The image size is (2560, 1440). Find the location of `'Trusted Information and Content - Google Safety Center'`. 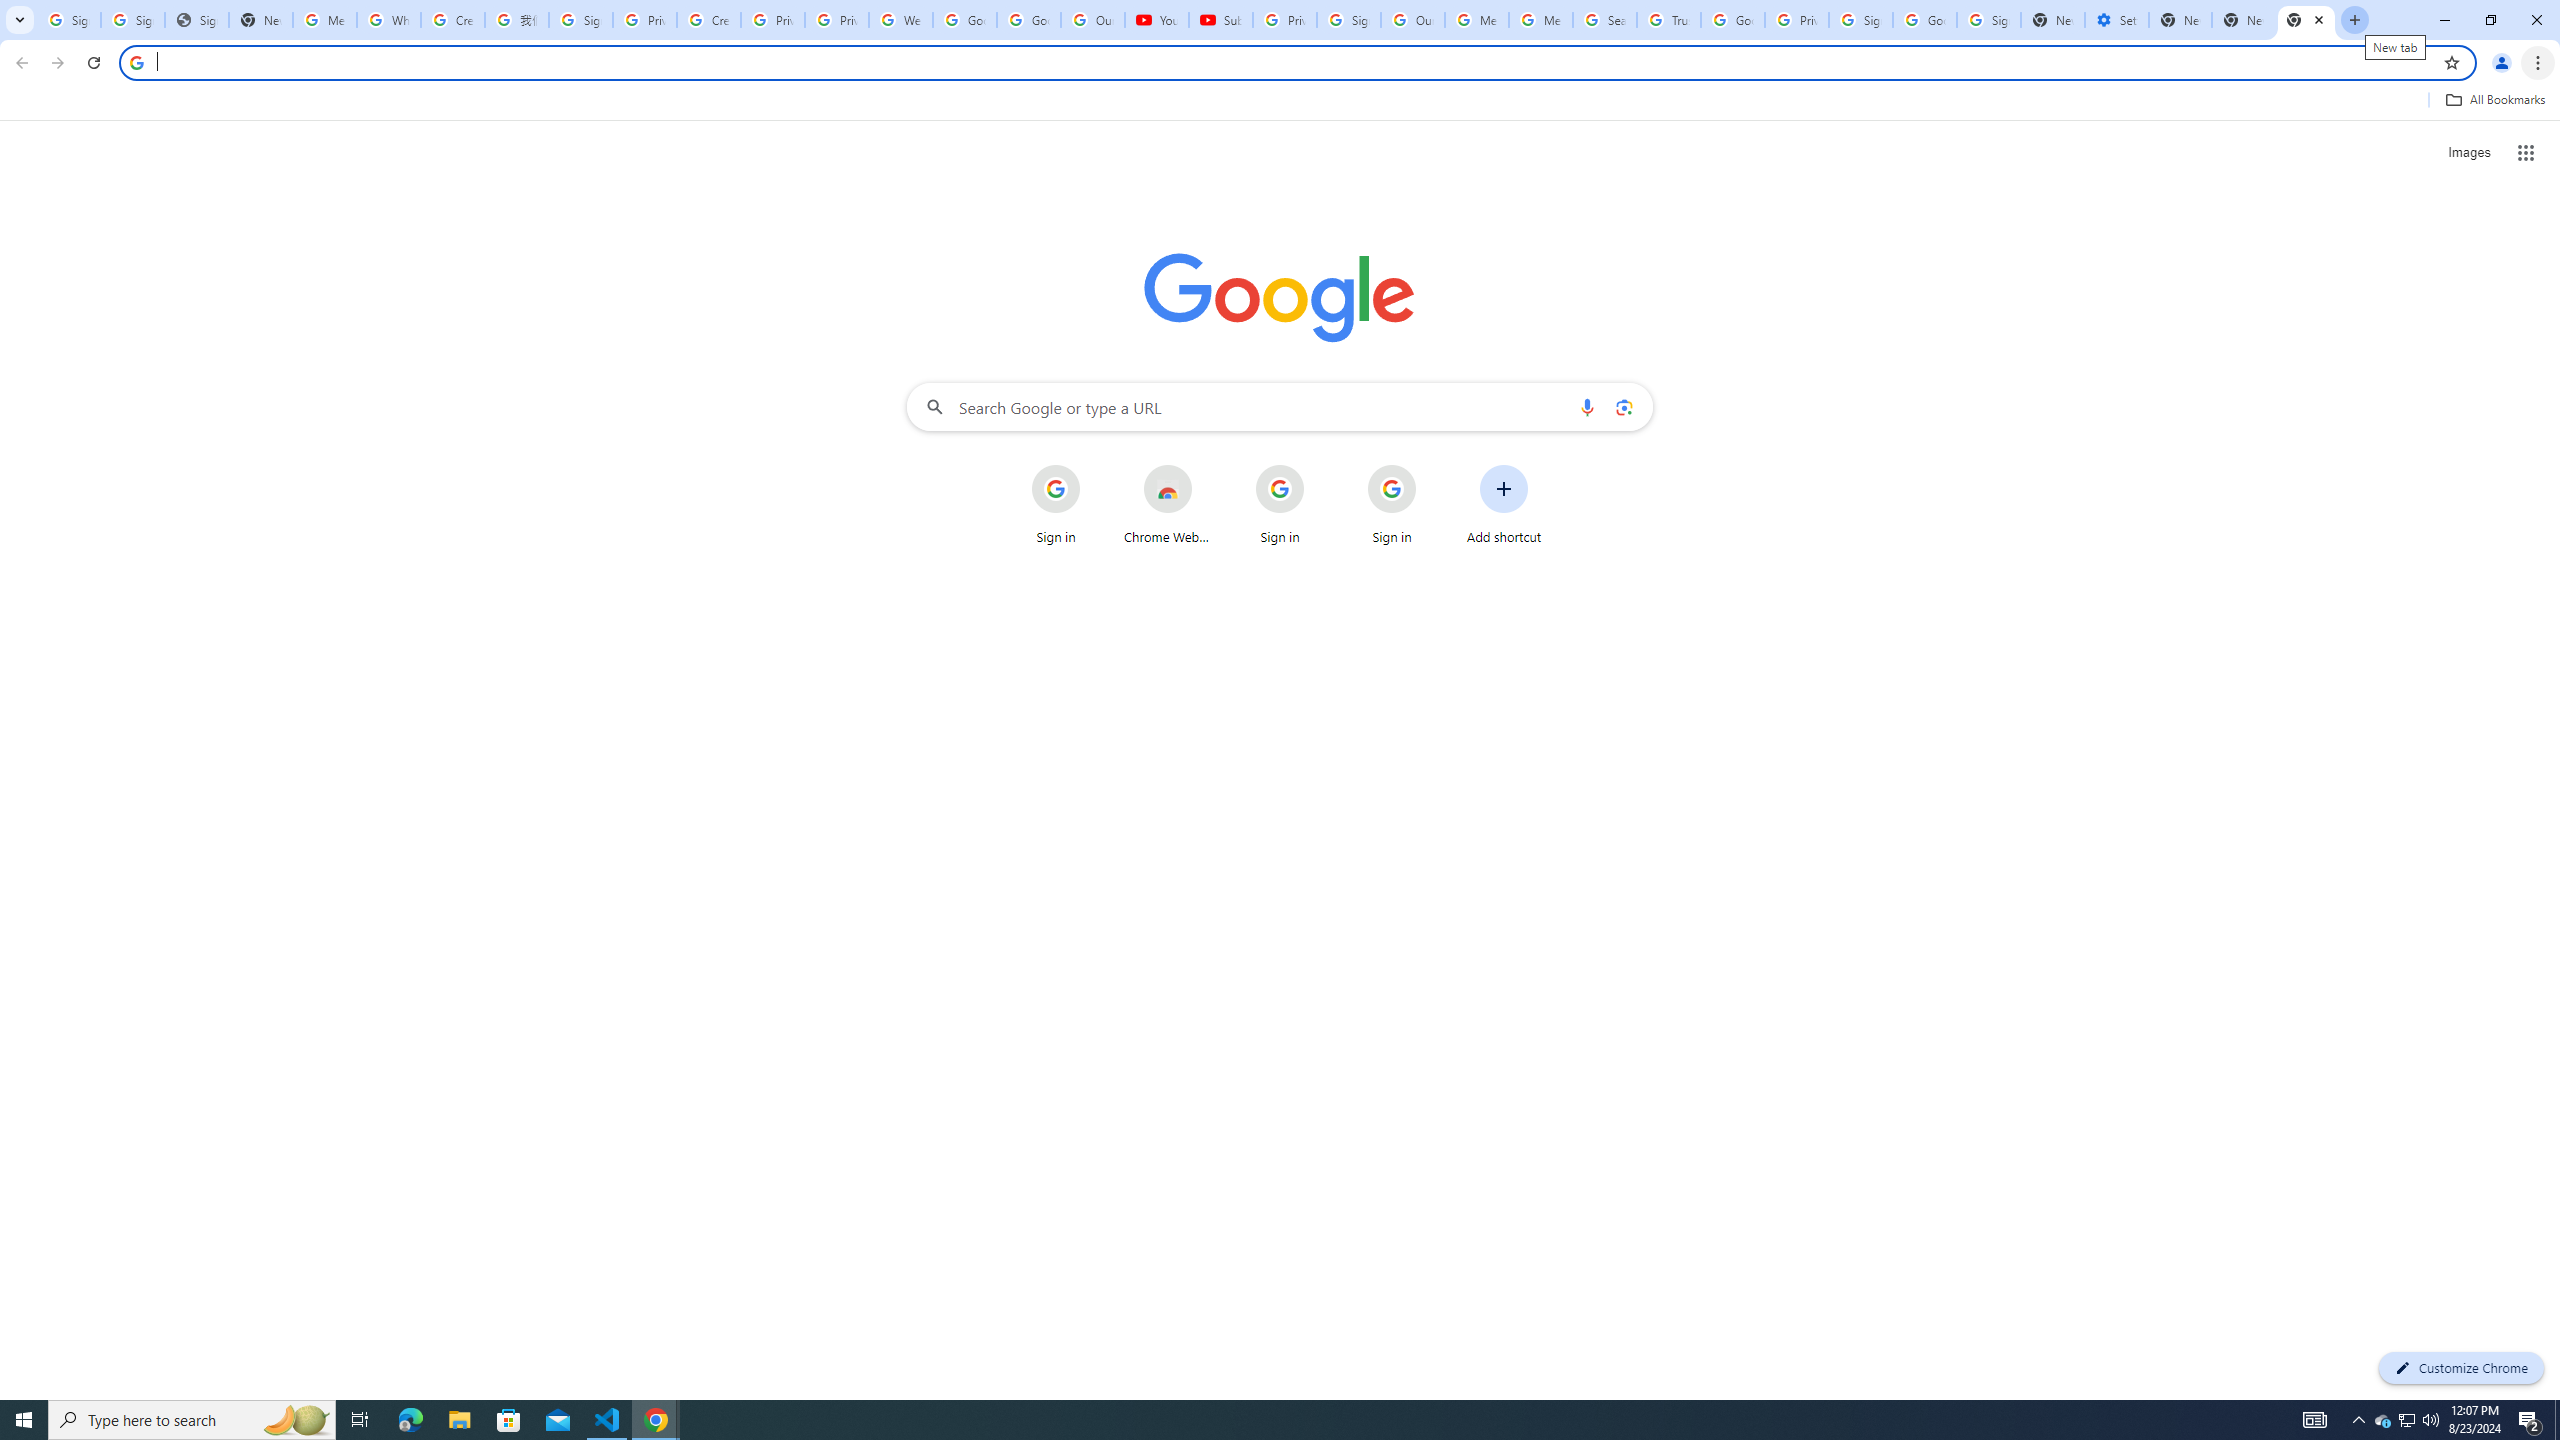

'Trusted Information and Content - Google Safety Center' is located at coordinates (1668, 19).